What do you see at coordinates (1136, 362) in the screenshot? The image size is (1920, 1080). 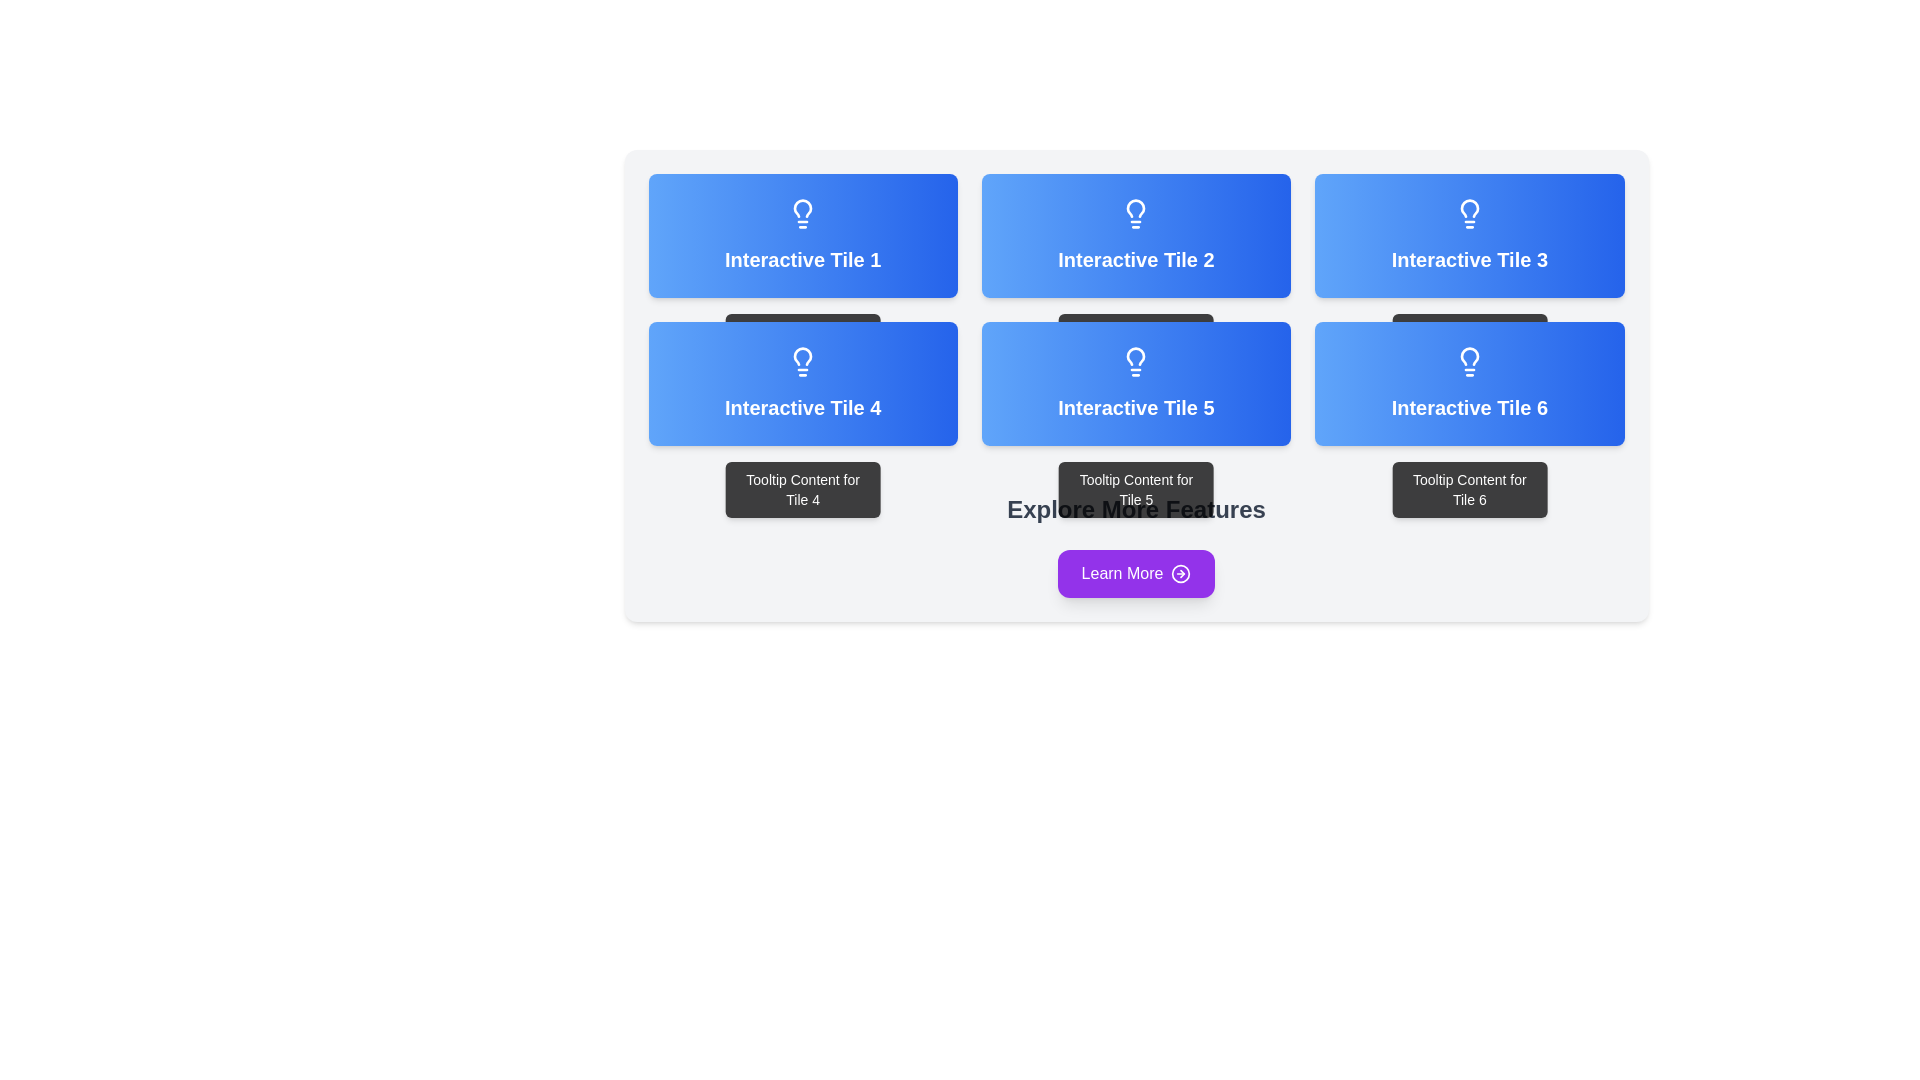 I see `the lightbulb icon located in the fifth tile of the bottom row labeled 'Interactive Tile 5'` at bounding box center [1136, 362].